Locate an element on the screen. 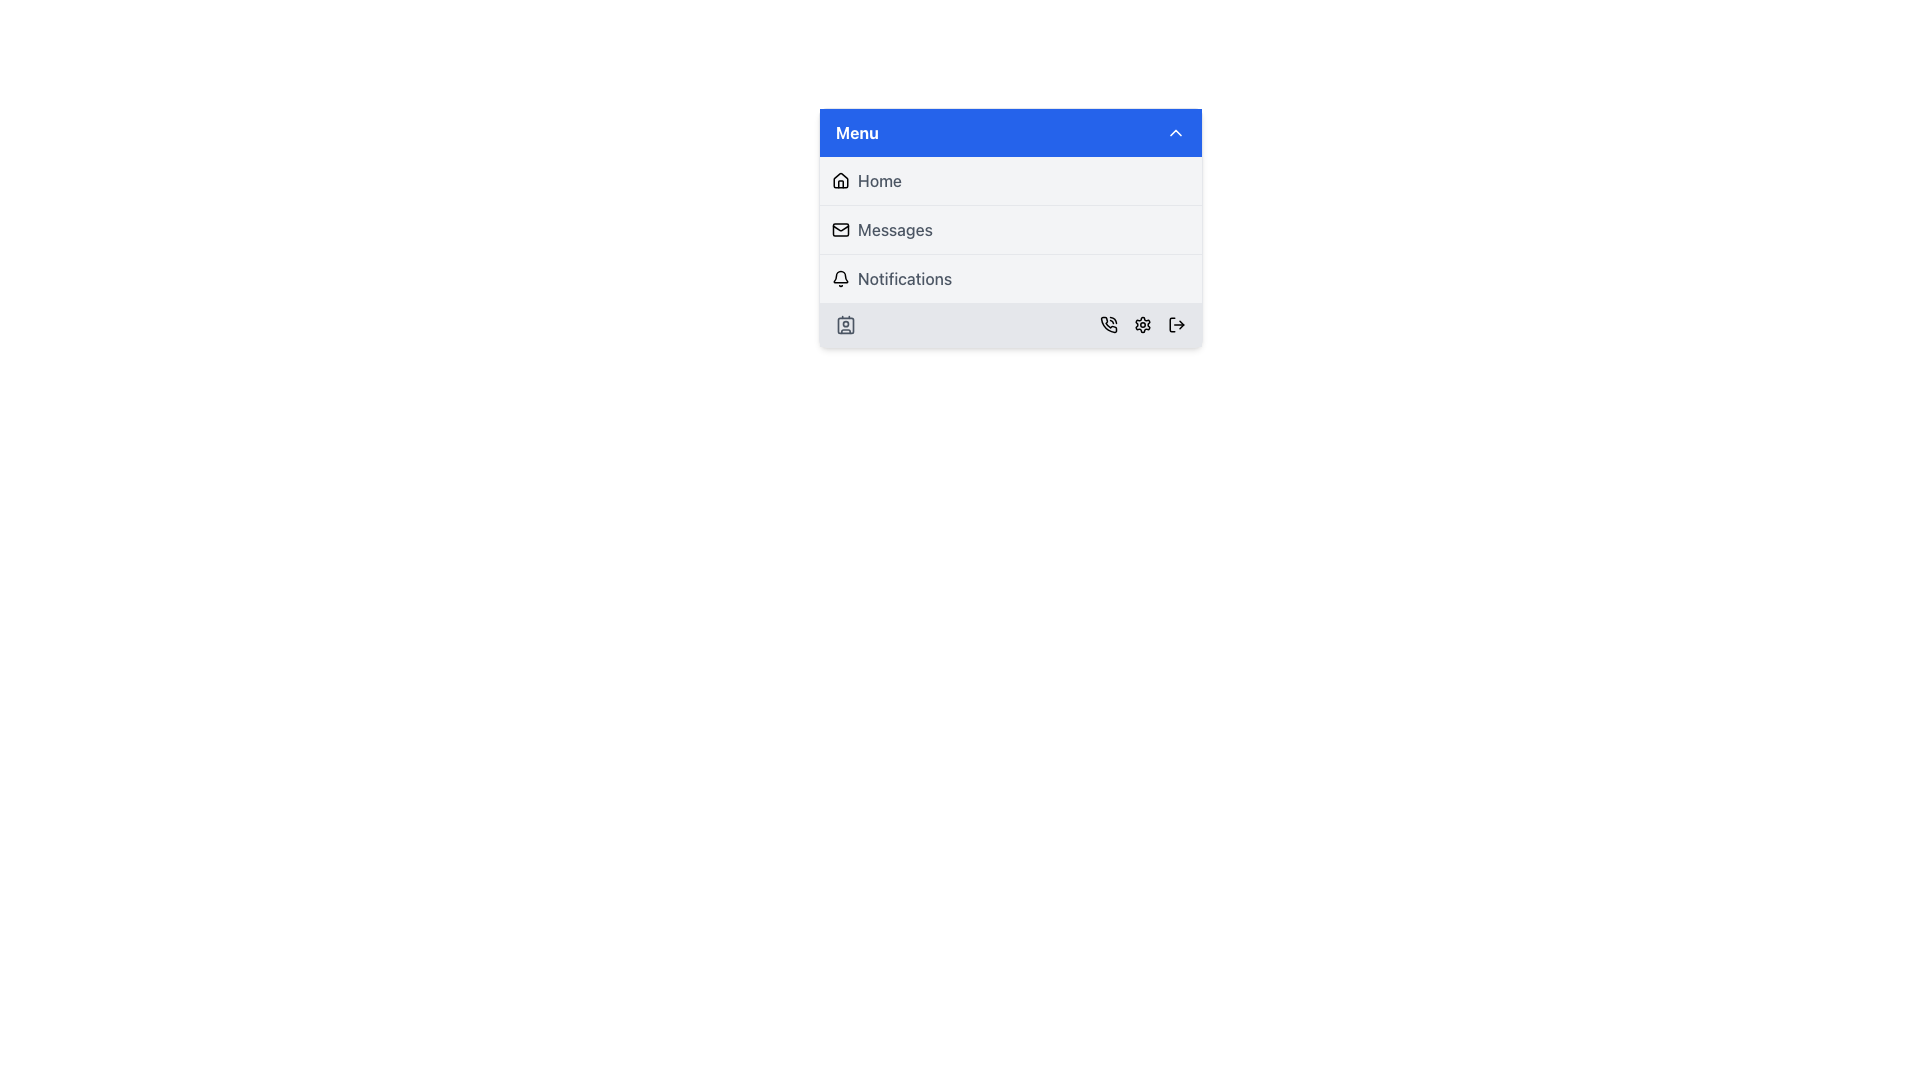  the bell icon that indicates notifications or alerts, which is located on the right side of the 'Notifications' list entry within the menu panel is located at coordinates (840, 277).